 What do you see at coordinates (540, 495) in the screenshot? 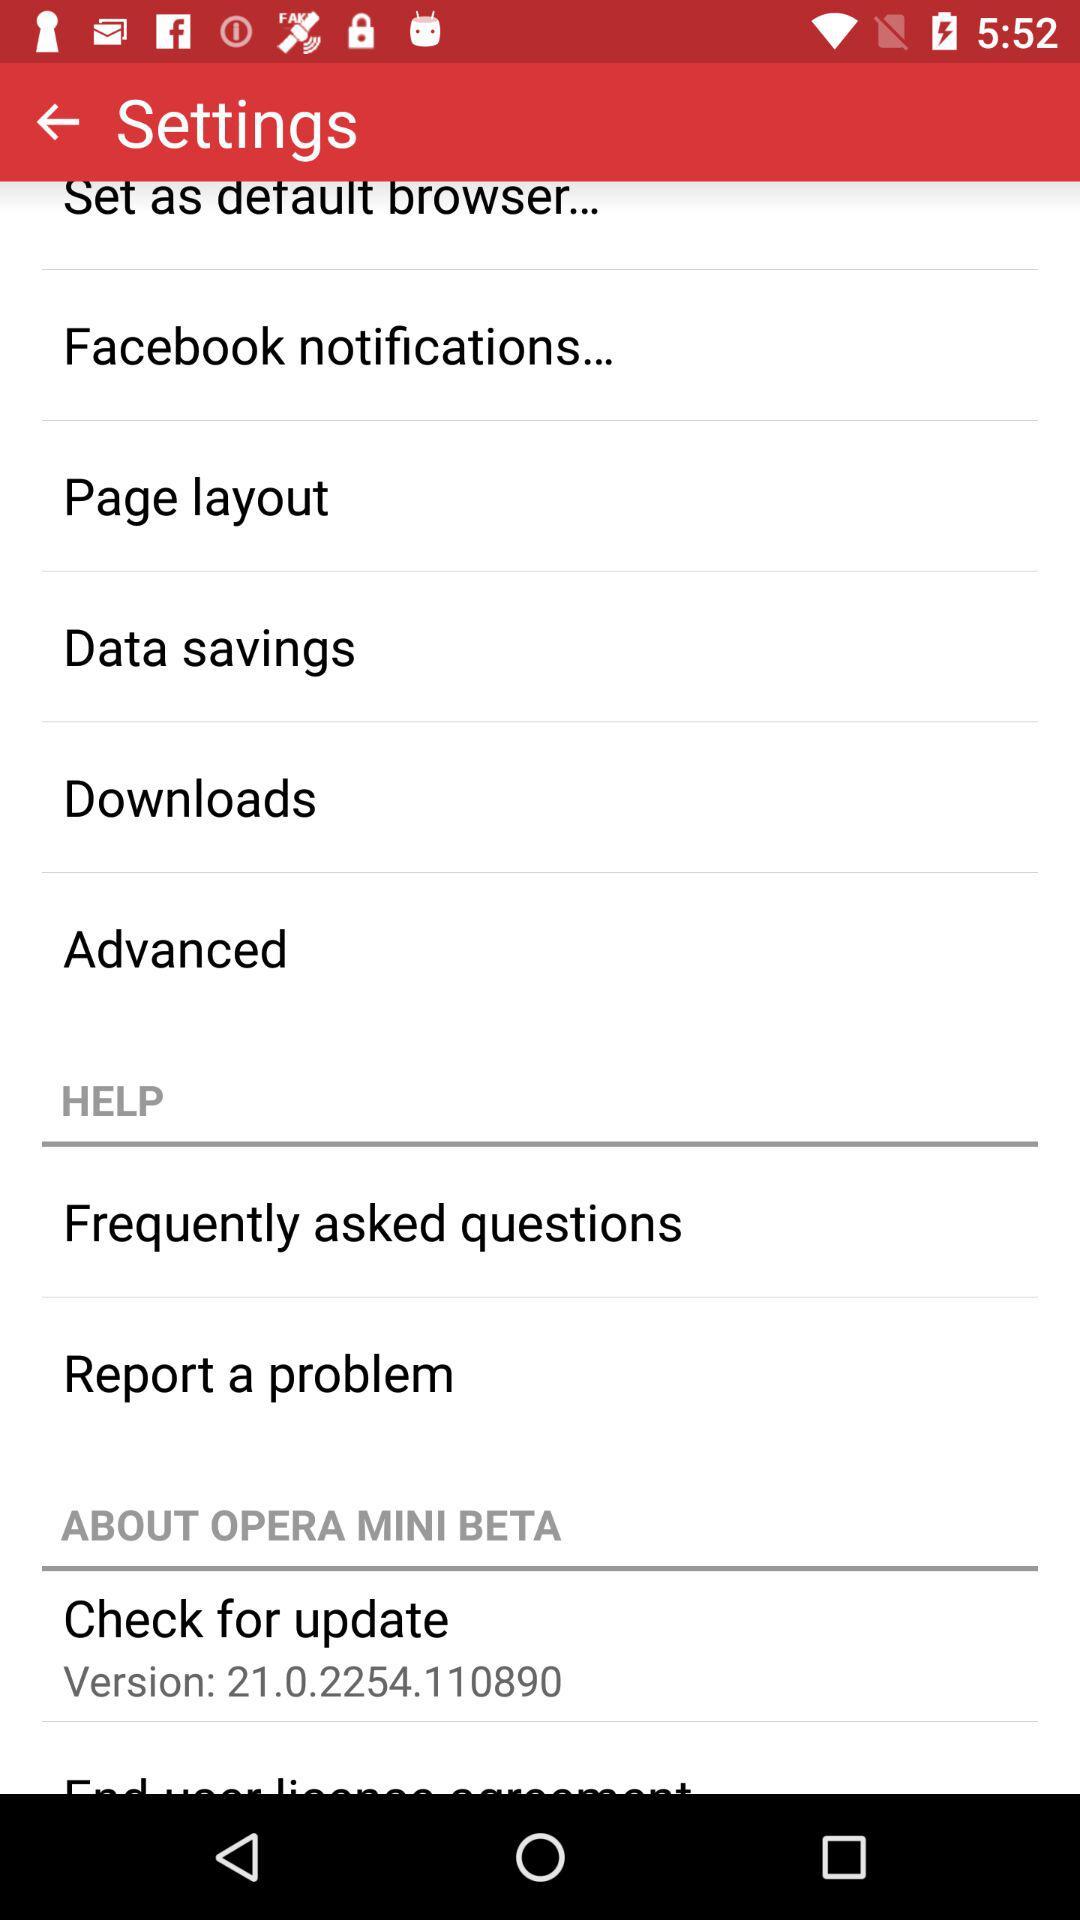
I see `the button above data savings` at bounding box center [540, 495].